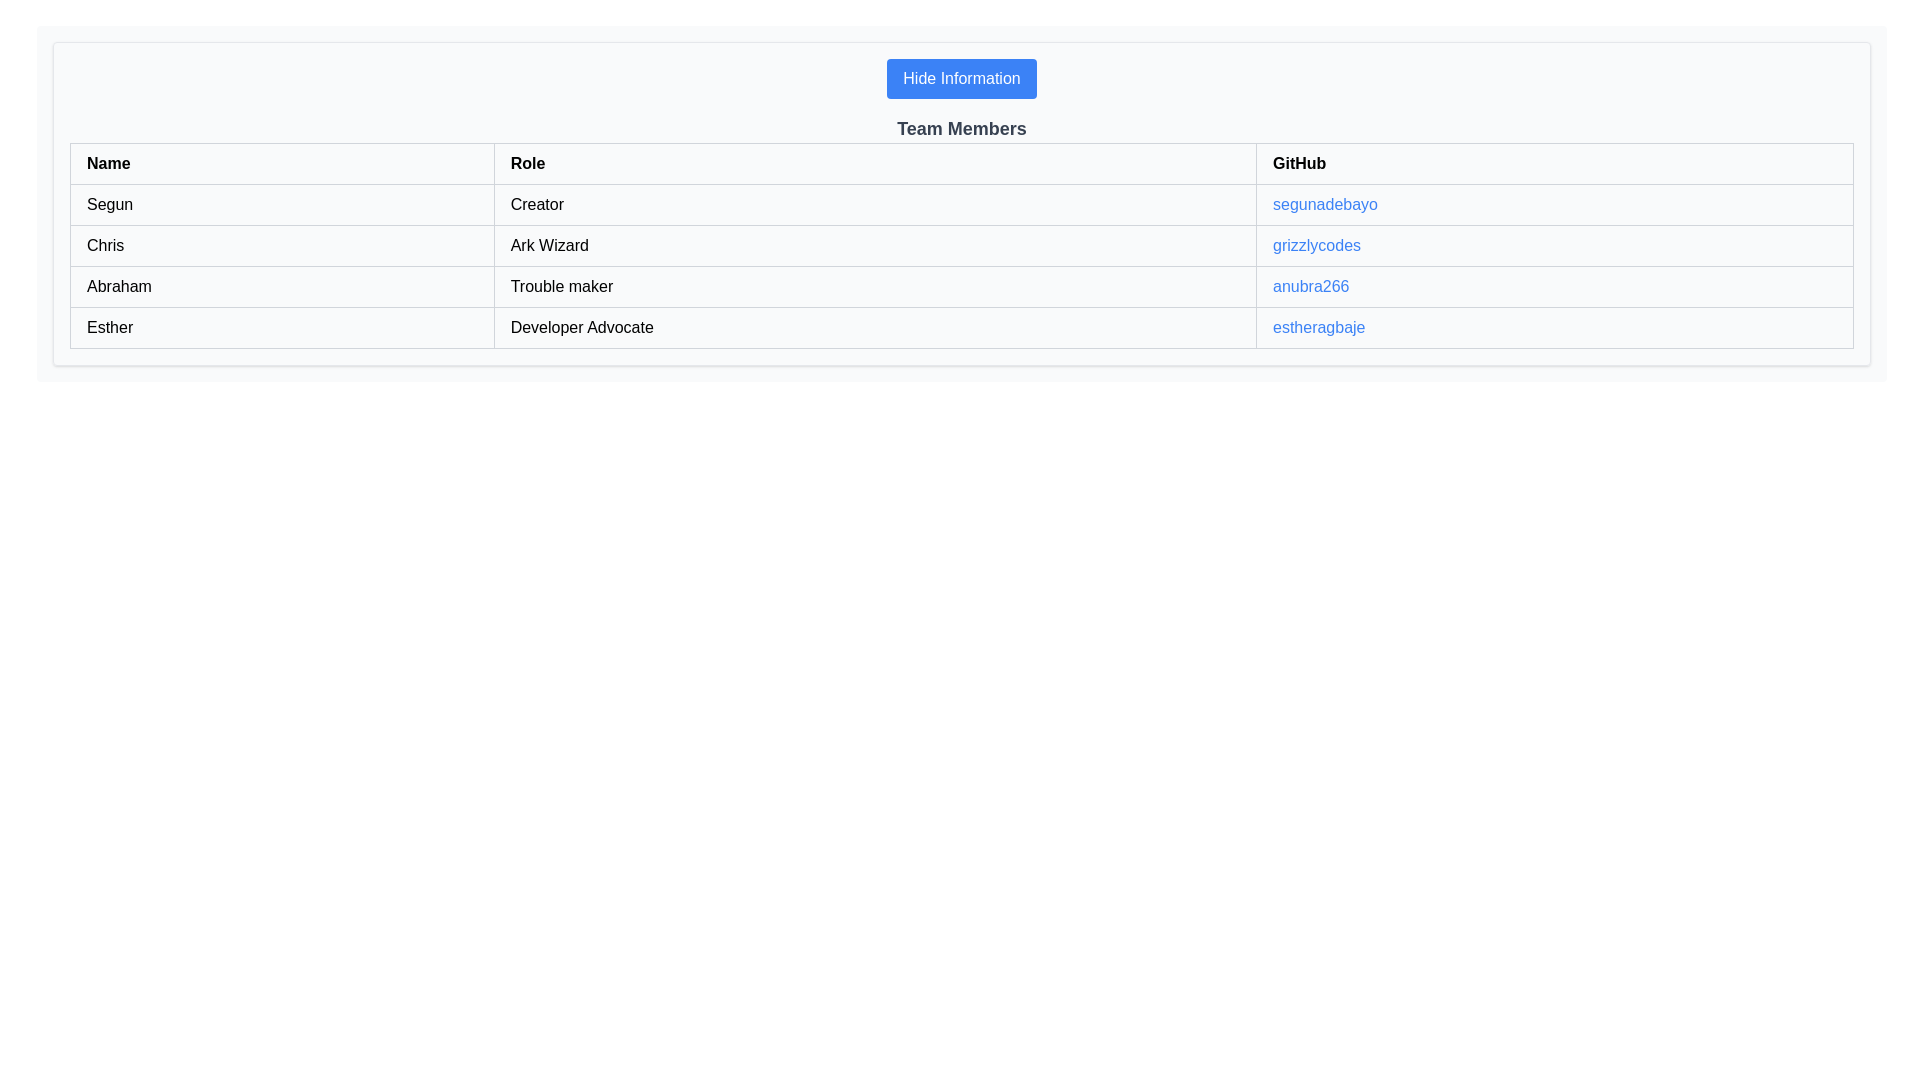 Image resolution: width=1920 pixels, height=1080 pixels. Describe the element at coordinates (961, 286) in the screenshot. I see `the third row in the table that displays information about an individual, including their name, role, and GitHub username, to trigger a potential tooltip display` at that location.